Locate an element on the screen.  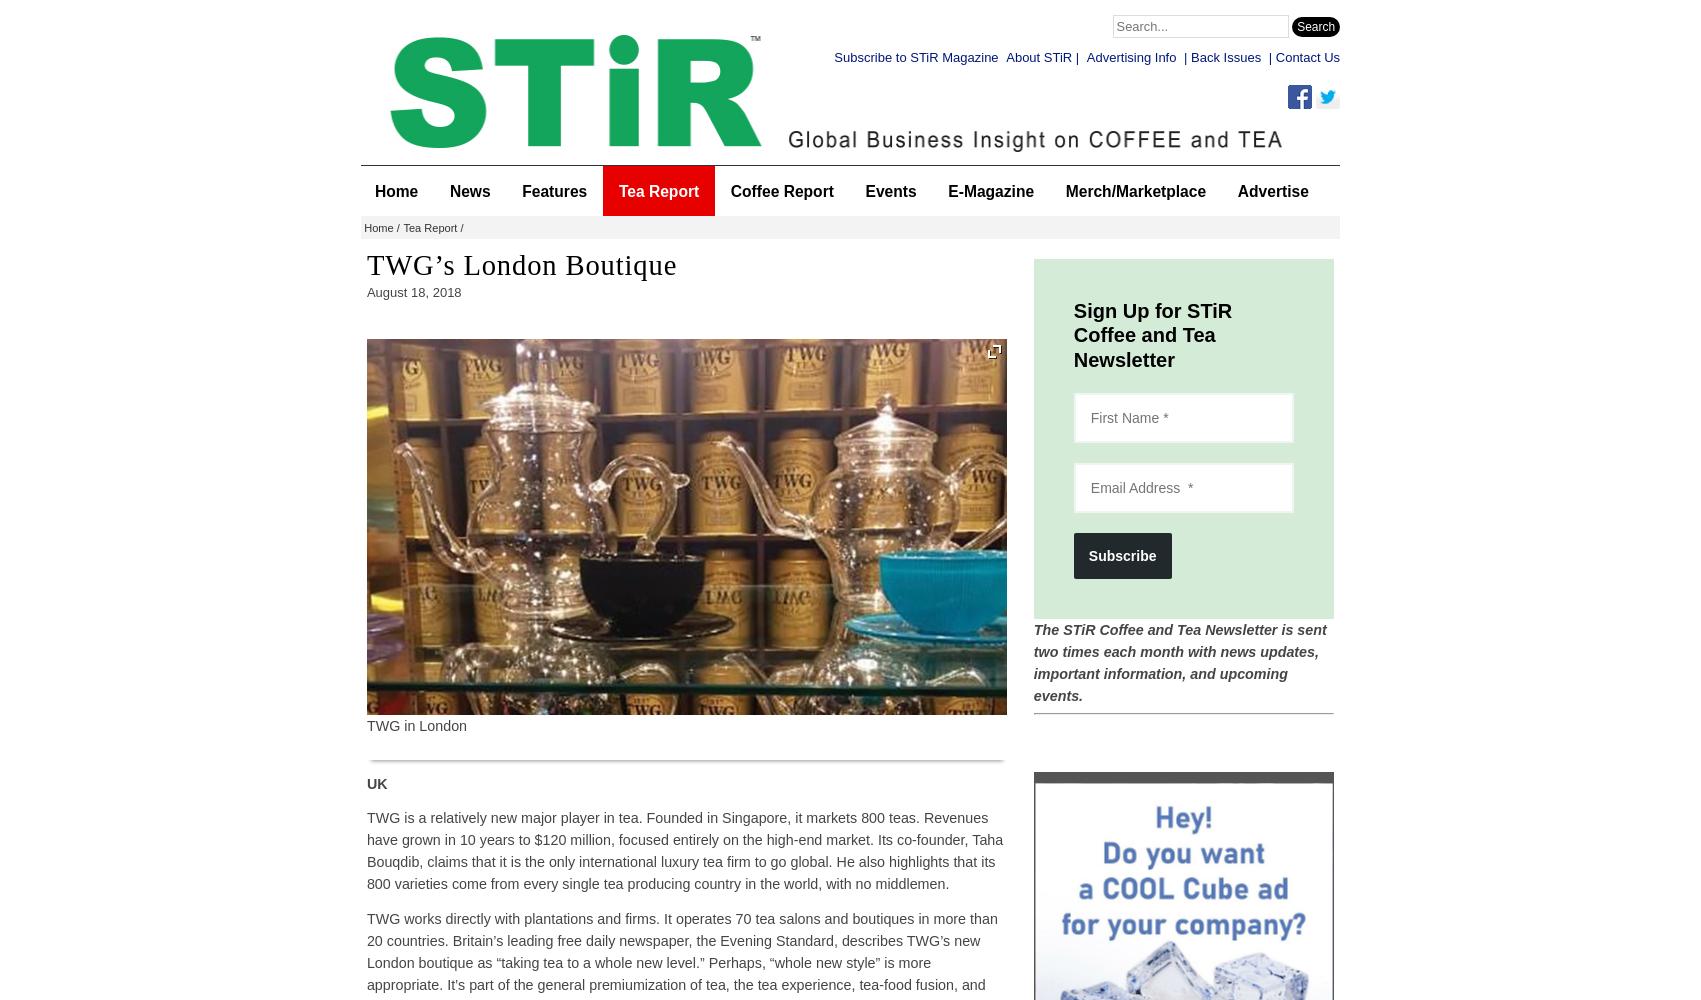
'Merch/Marketplace' is located at coordinates (1134, 189).